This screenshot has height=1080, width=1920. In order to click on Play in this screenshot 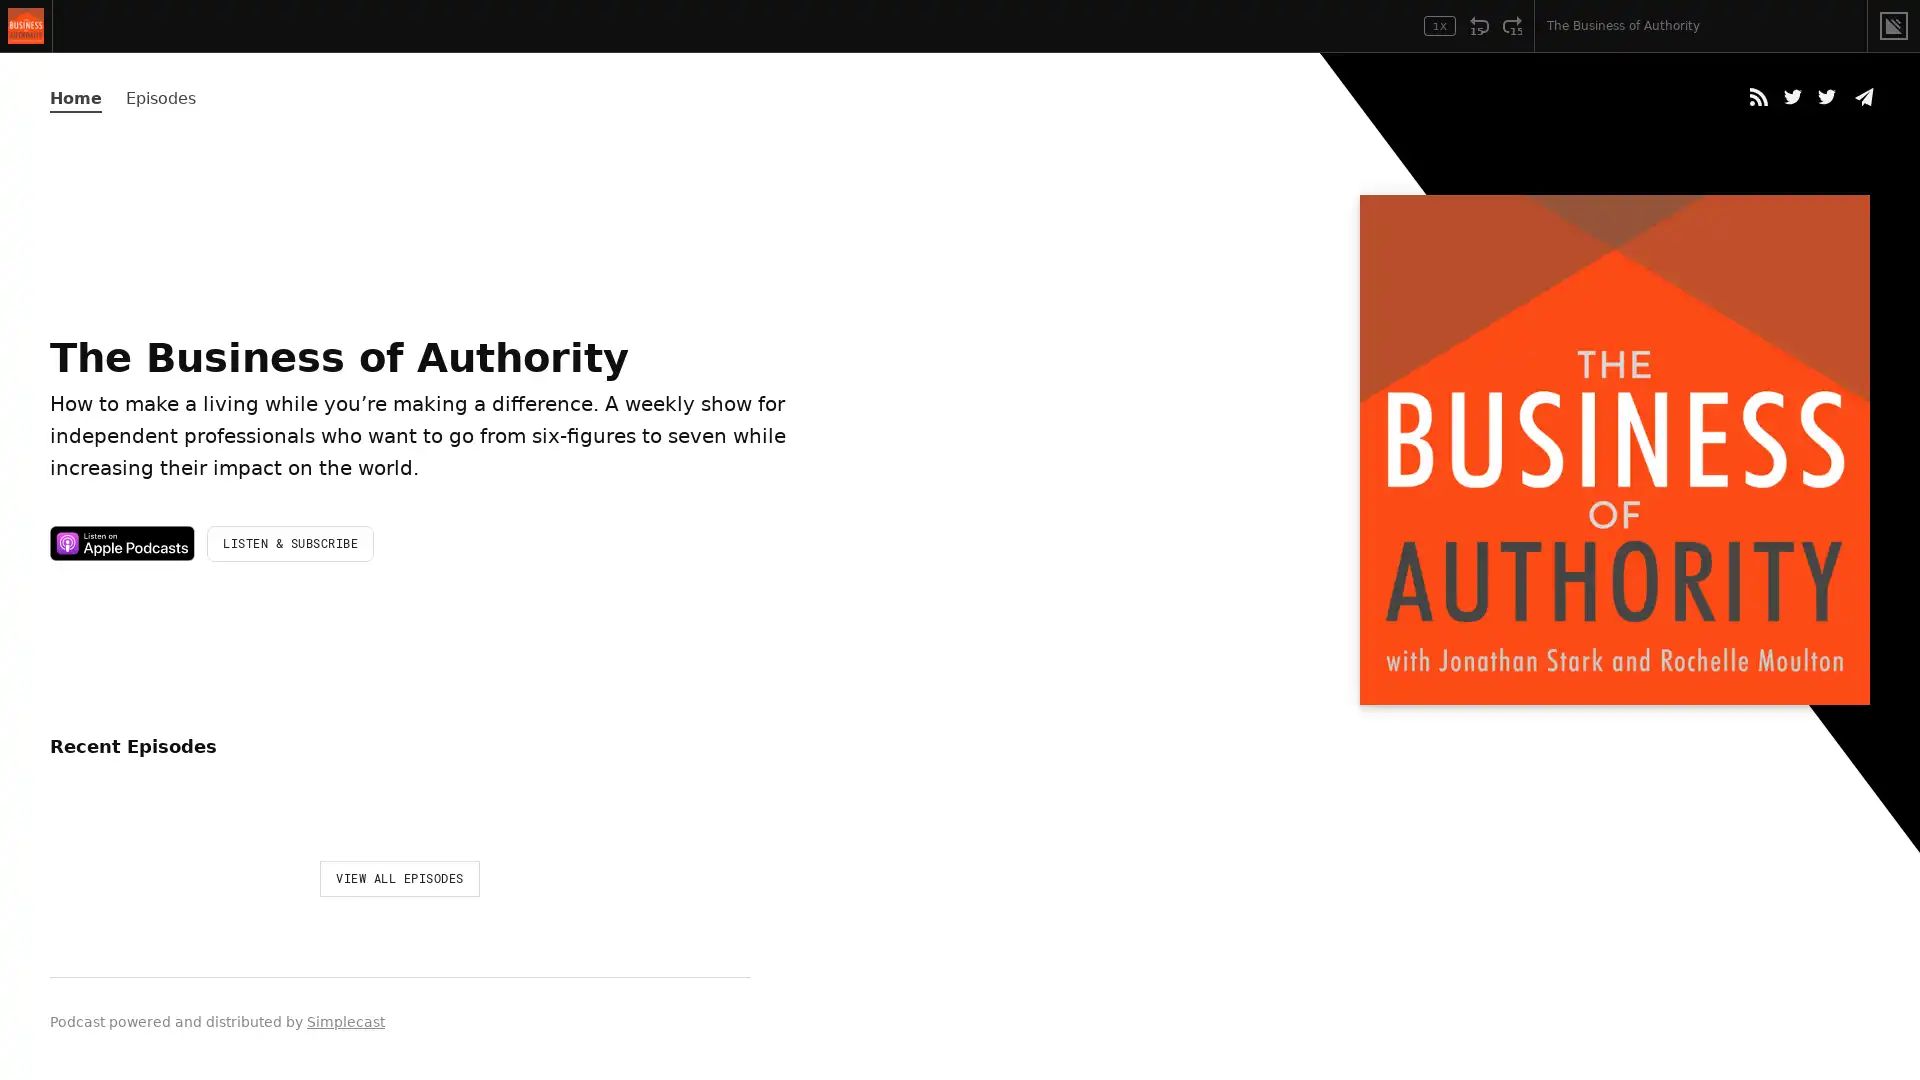, I will do `click(76, 26)`.